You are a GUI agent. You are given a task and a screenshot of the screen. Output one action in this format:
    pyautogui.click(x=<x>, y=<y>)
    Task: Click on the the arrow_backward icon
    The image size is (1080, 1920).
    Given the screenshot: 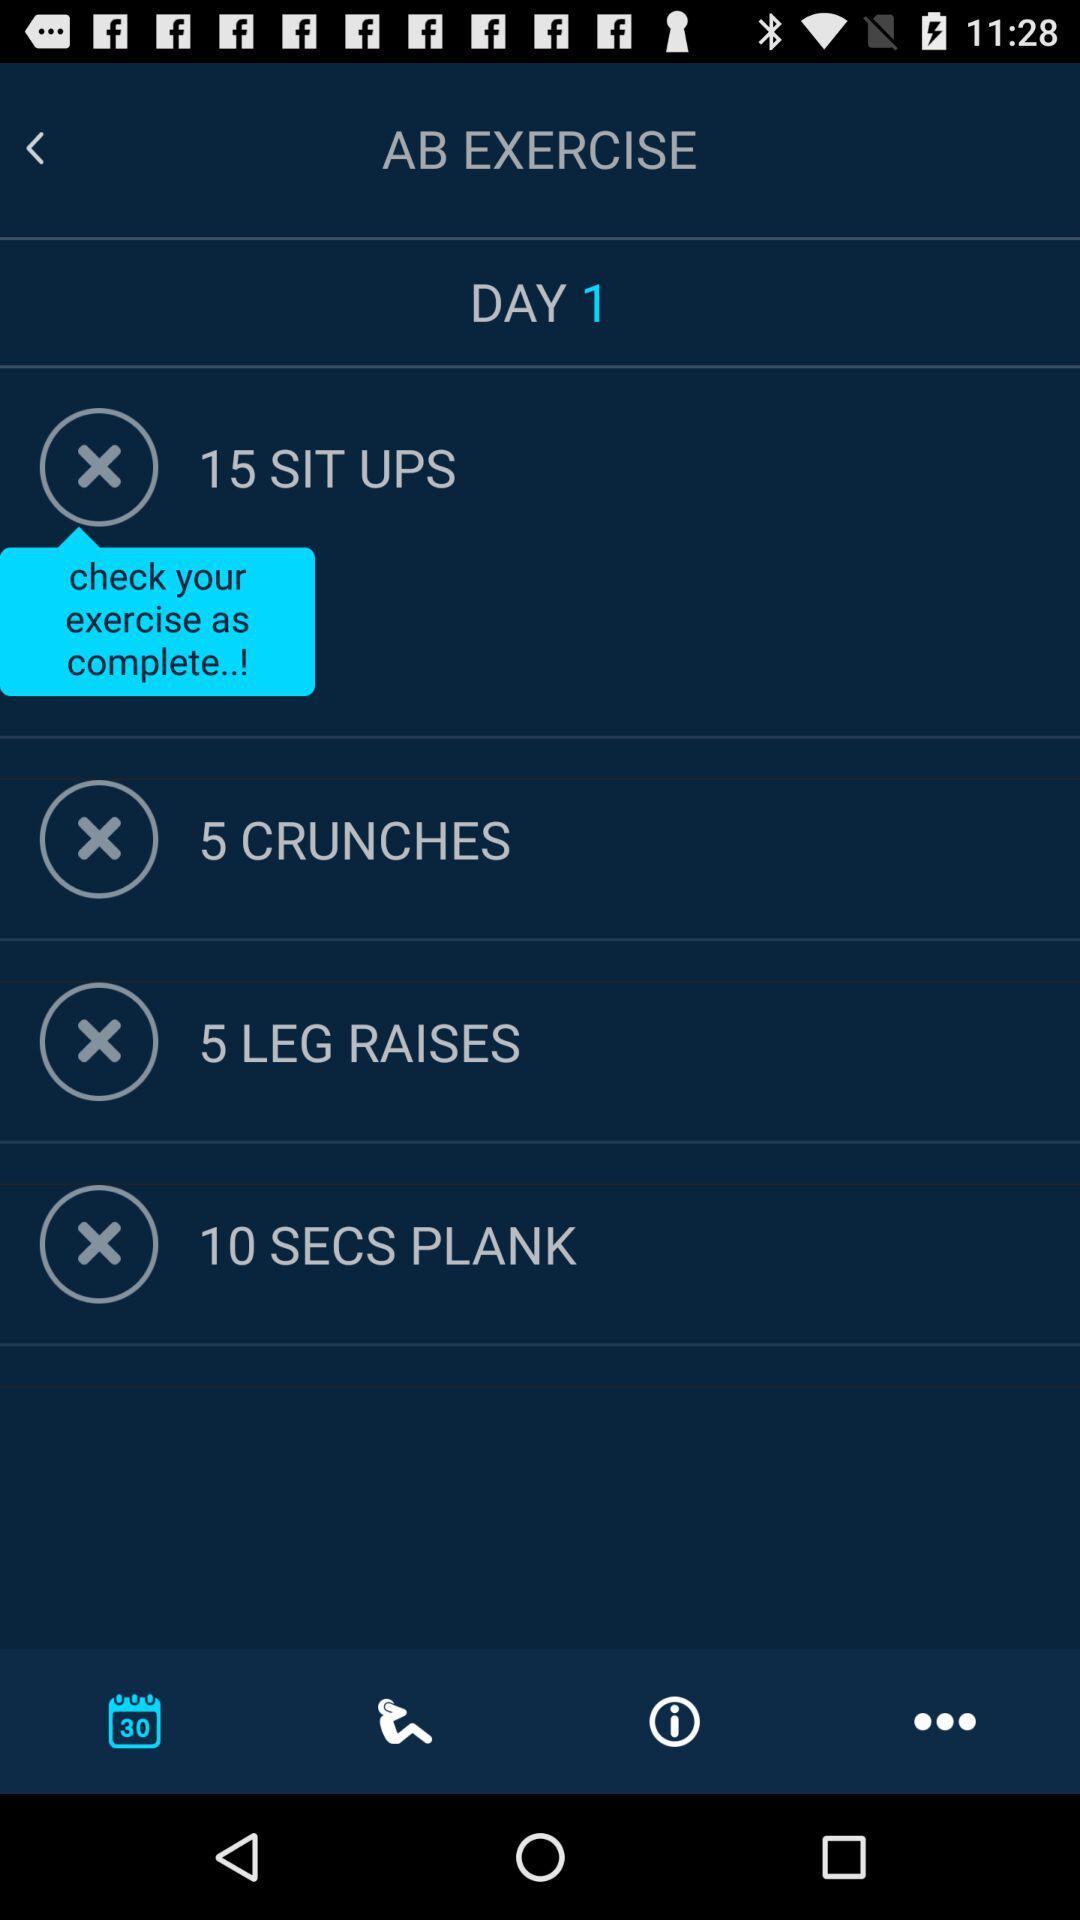 What is the action you would take?
    pyautogui.click(x=58, y=157)
    